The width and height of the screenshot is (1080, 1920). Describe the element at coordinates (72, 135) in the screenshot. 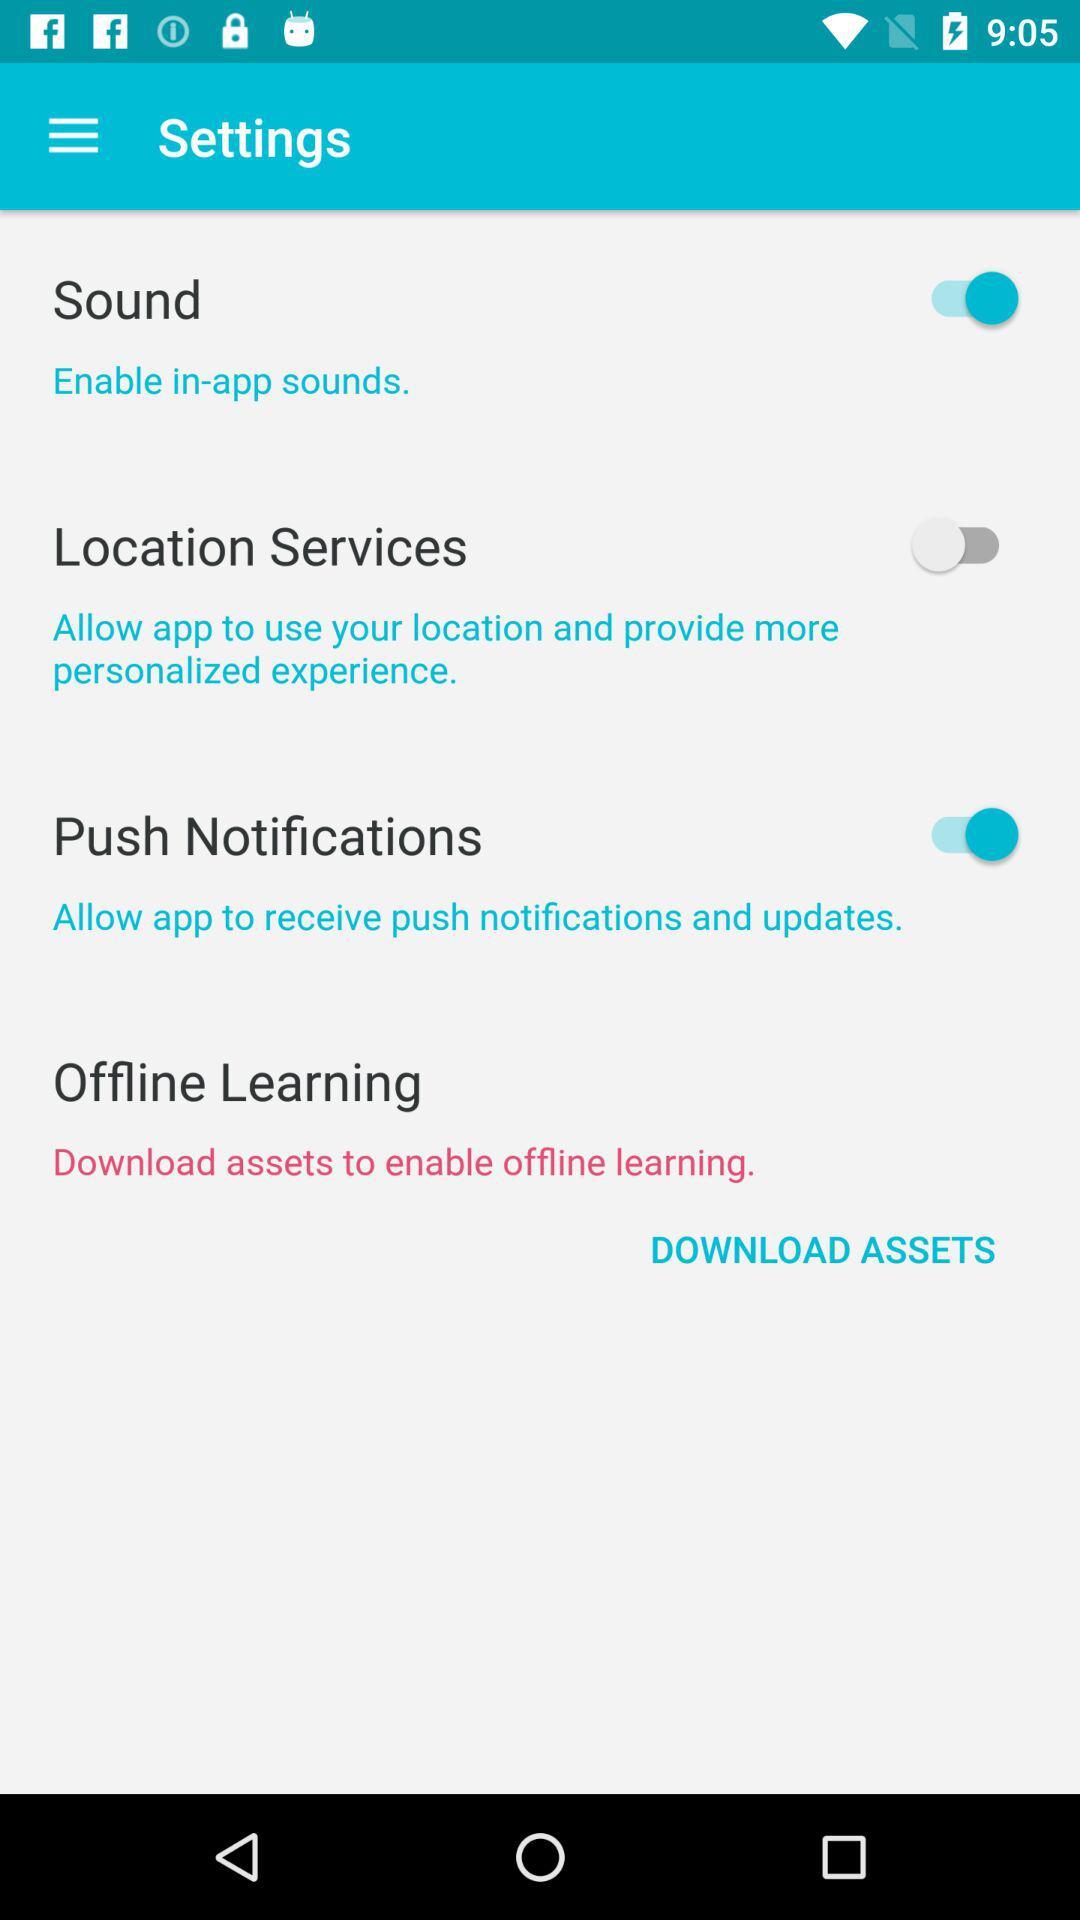

I see `item above the sound icon` at that location.